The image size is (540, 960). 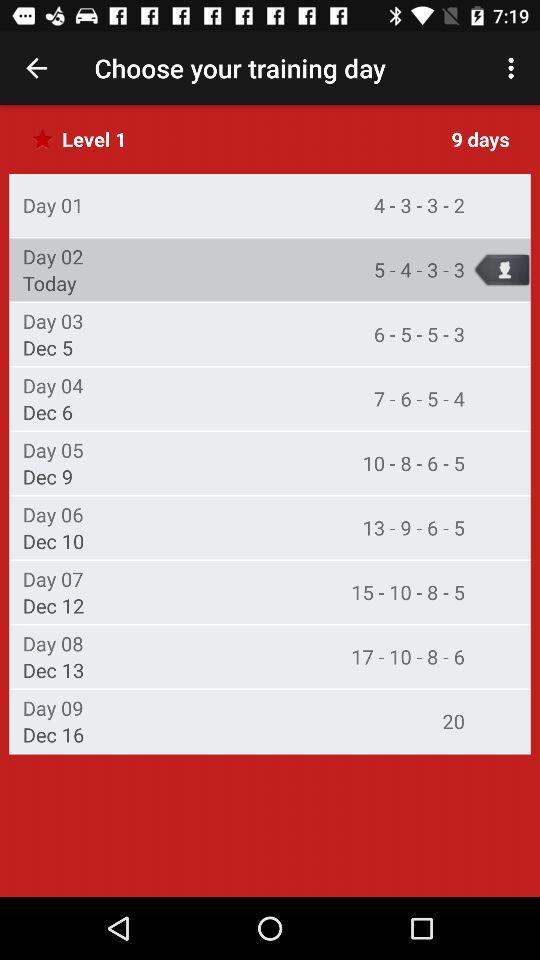 What do you see at coordinates (36, 68) in the screenshot?
I see `app next to choose your training item` at bounding box center [36, 68].